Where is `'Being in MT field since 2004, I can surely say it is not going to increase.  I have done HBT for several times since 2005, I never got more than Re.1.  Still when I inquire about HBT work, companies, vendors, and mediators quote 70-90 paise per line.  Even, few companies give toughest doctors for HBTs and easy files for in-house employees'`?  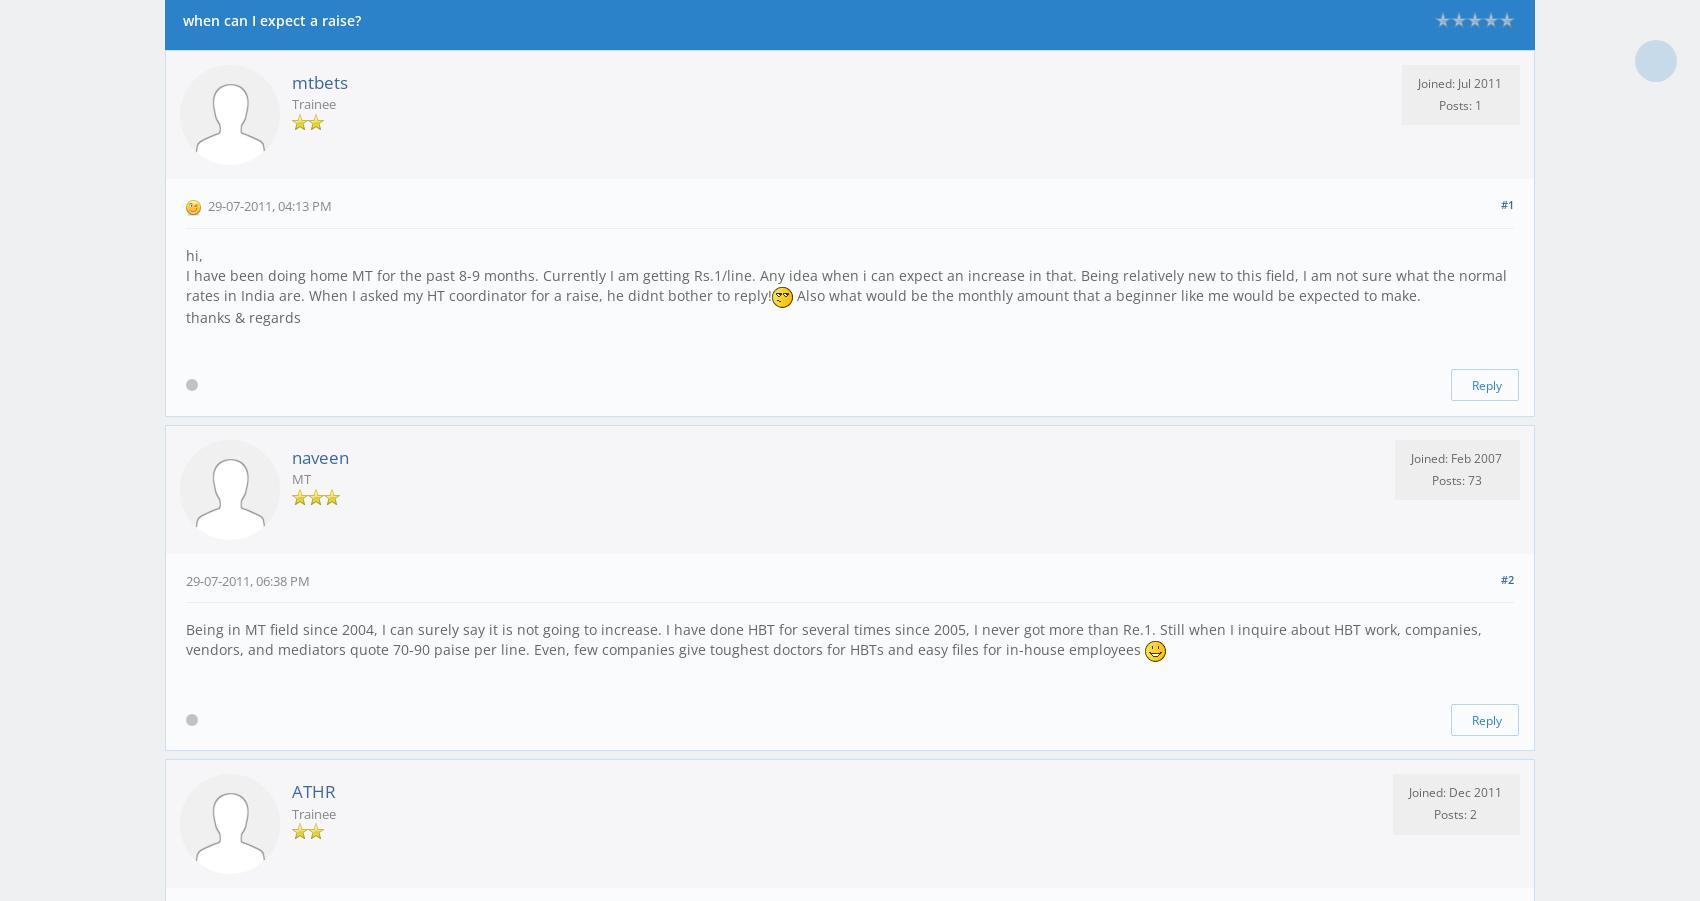
'Being in MT field since 2004, I can surely say it is not going to increase.  I have done HBT for several times since 2005, I never got more than Re.1.  Still when I inquire about HBT work, companies, vendors, and mediators quote 70-90 paise per line.  Even, few companies give toughest doctors for HBTs and easy files for in-house employees' is located at coordinates (833, 639).